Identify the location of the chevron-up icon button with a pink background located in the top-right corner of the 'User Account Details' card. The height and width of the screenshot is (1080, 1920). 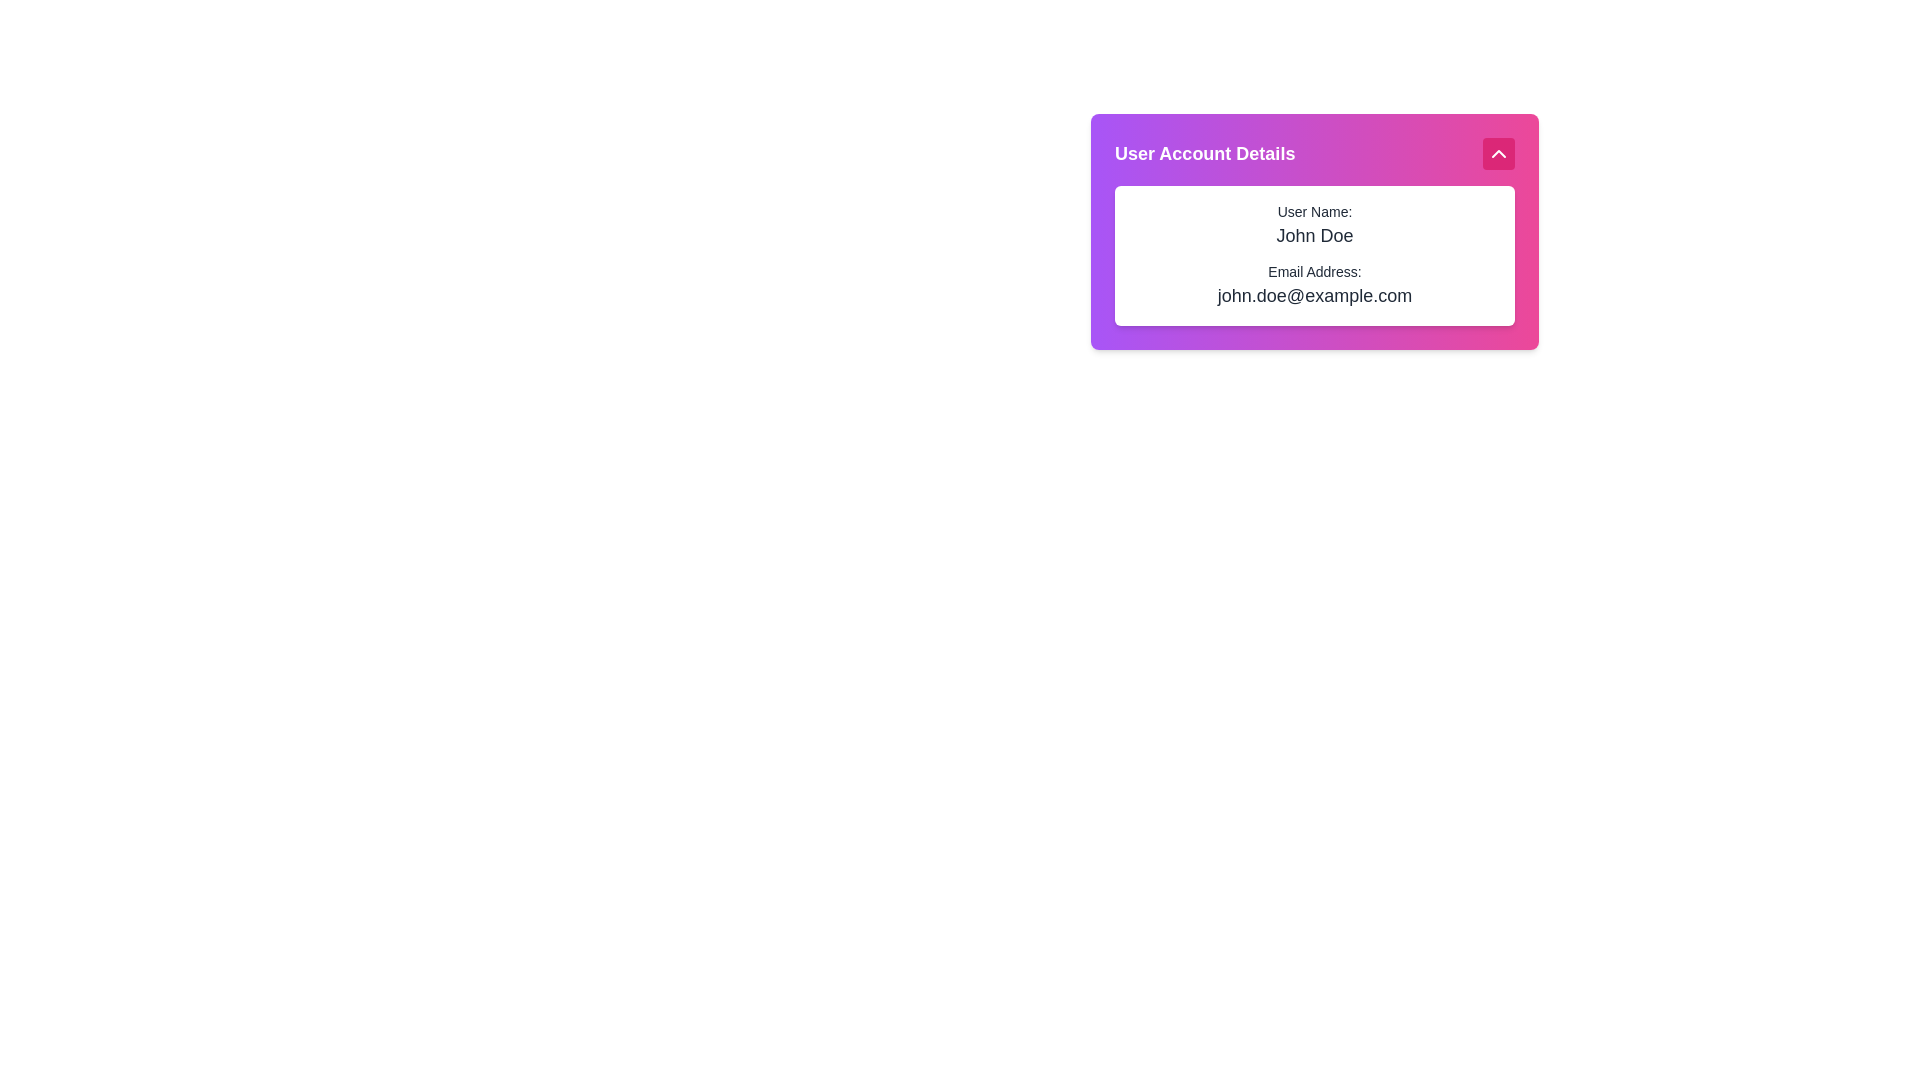
(1498, 153).